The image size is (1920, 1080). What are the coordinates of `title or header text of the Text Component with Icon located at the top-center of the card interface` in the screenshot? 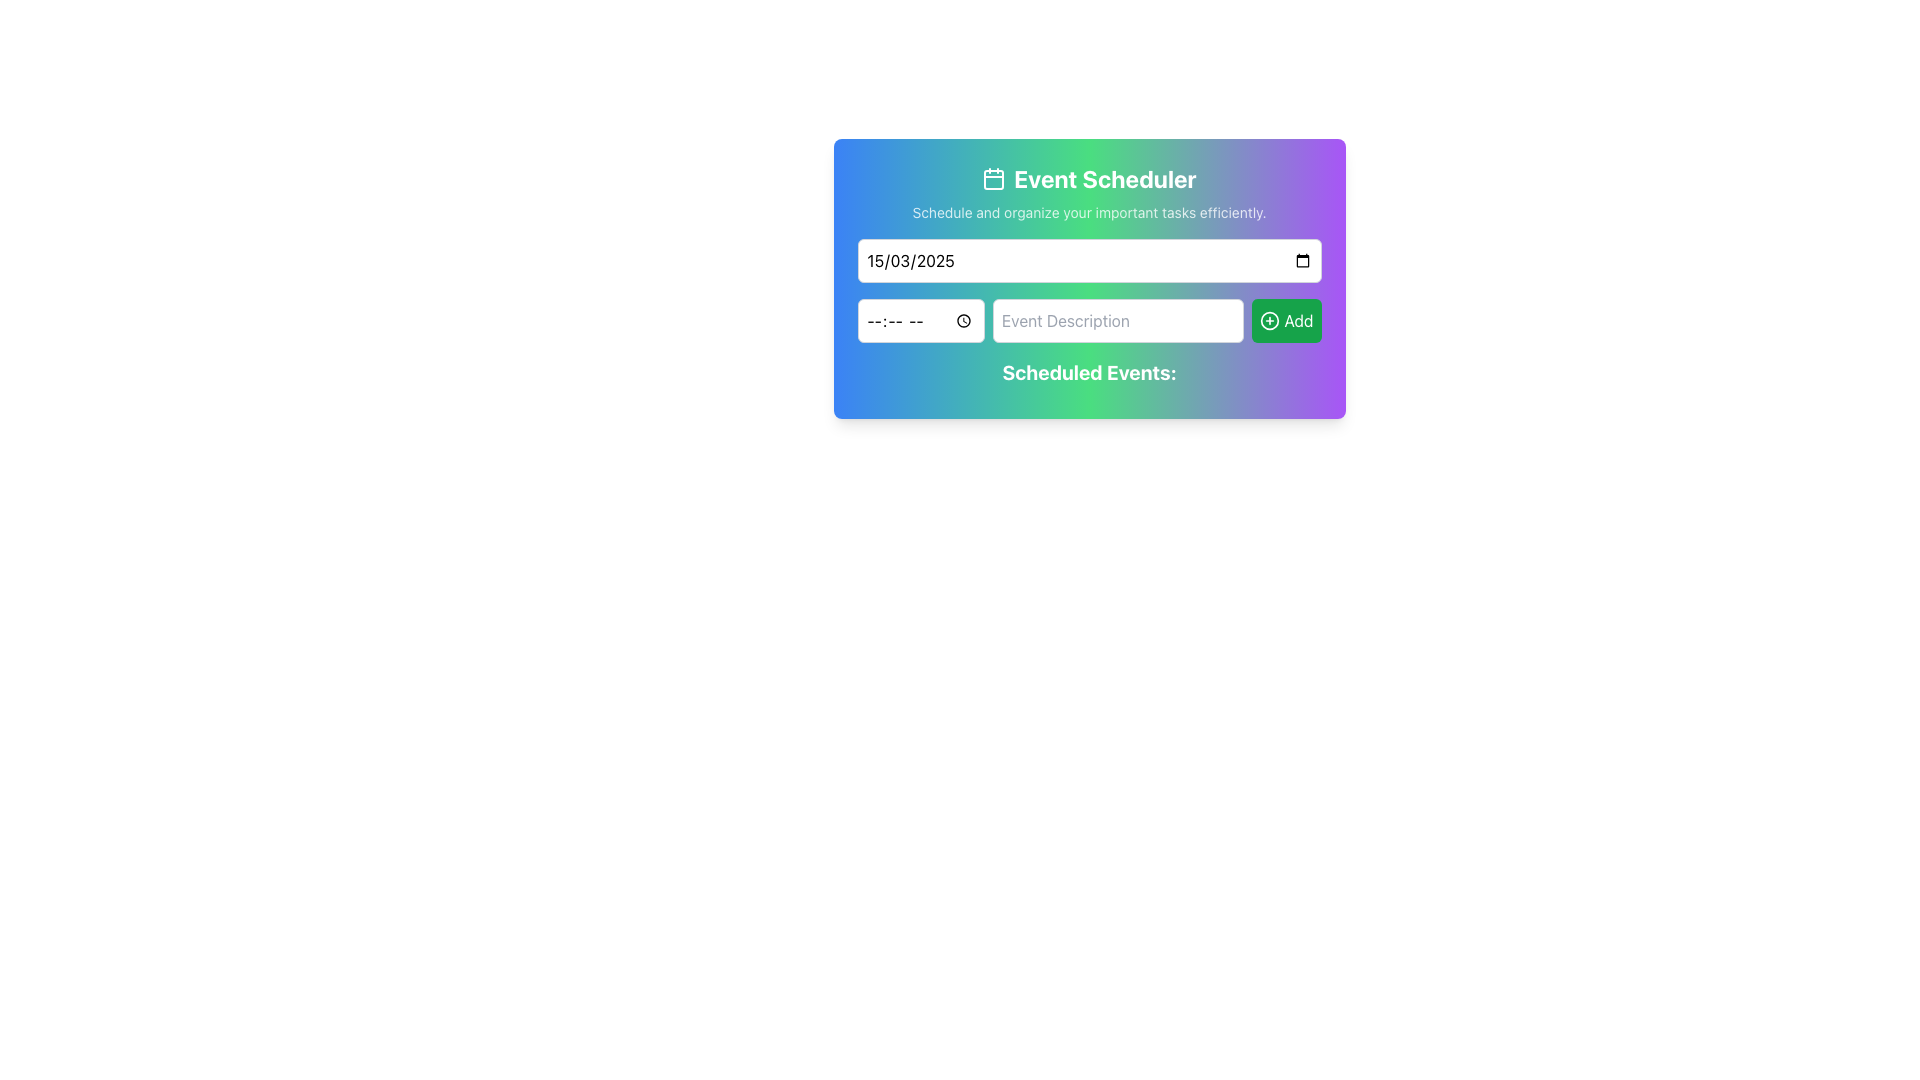 It's located at (1088, 177).